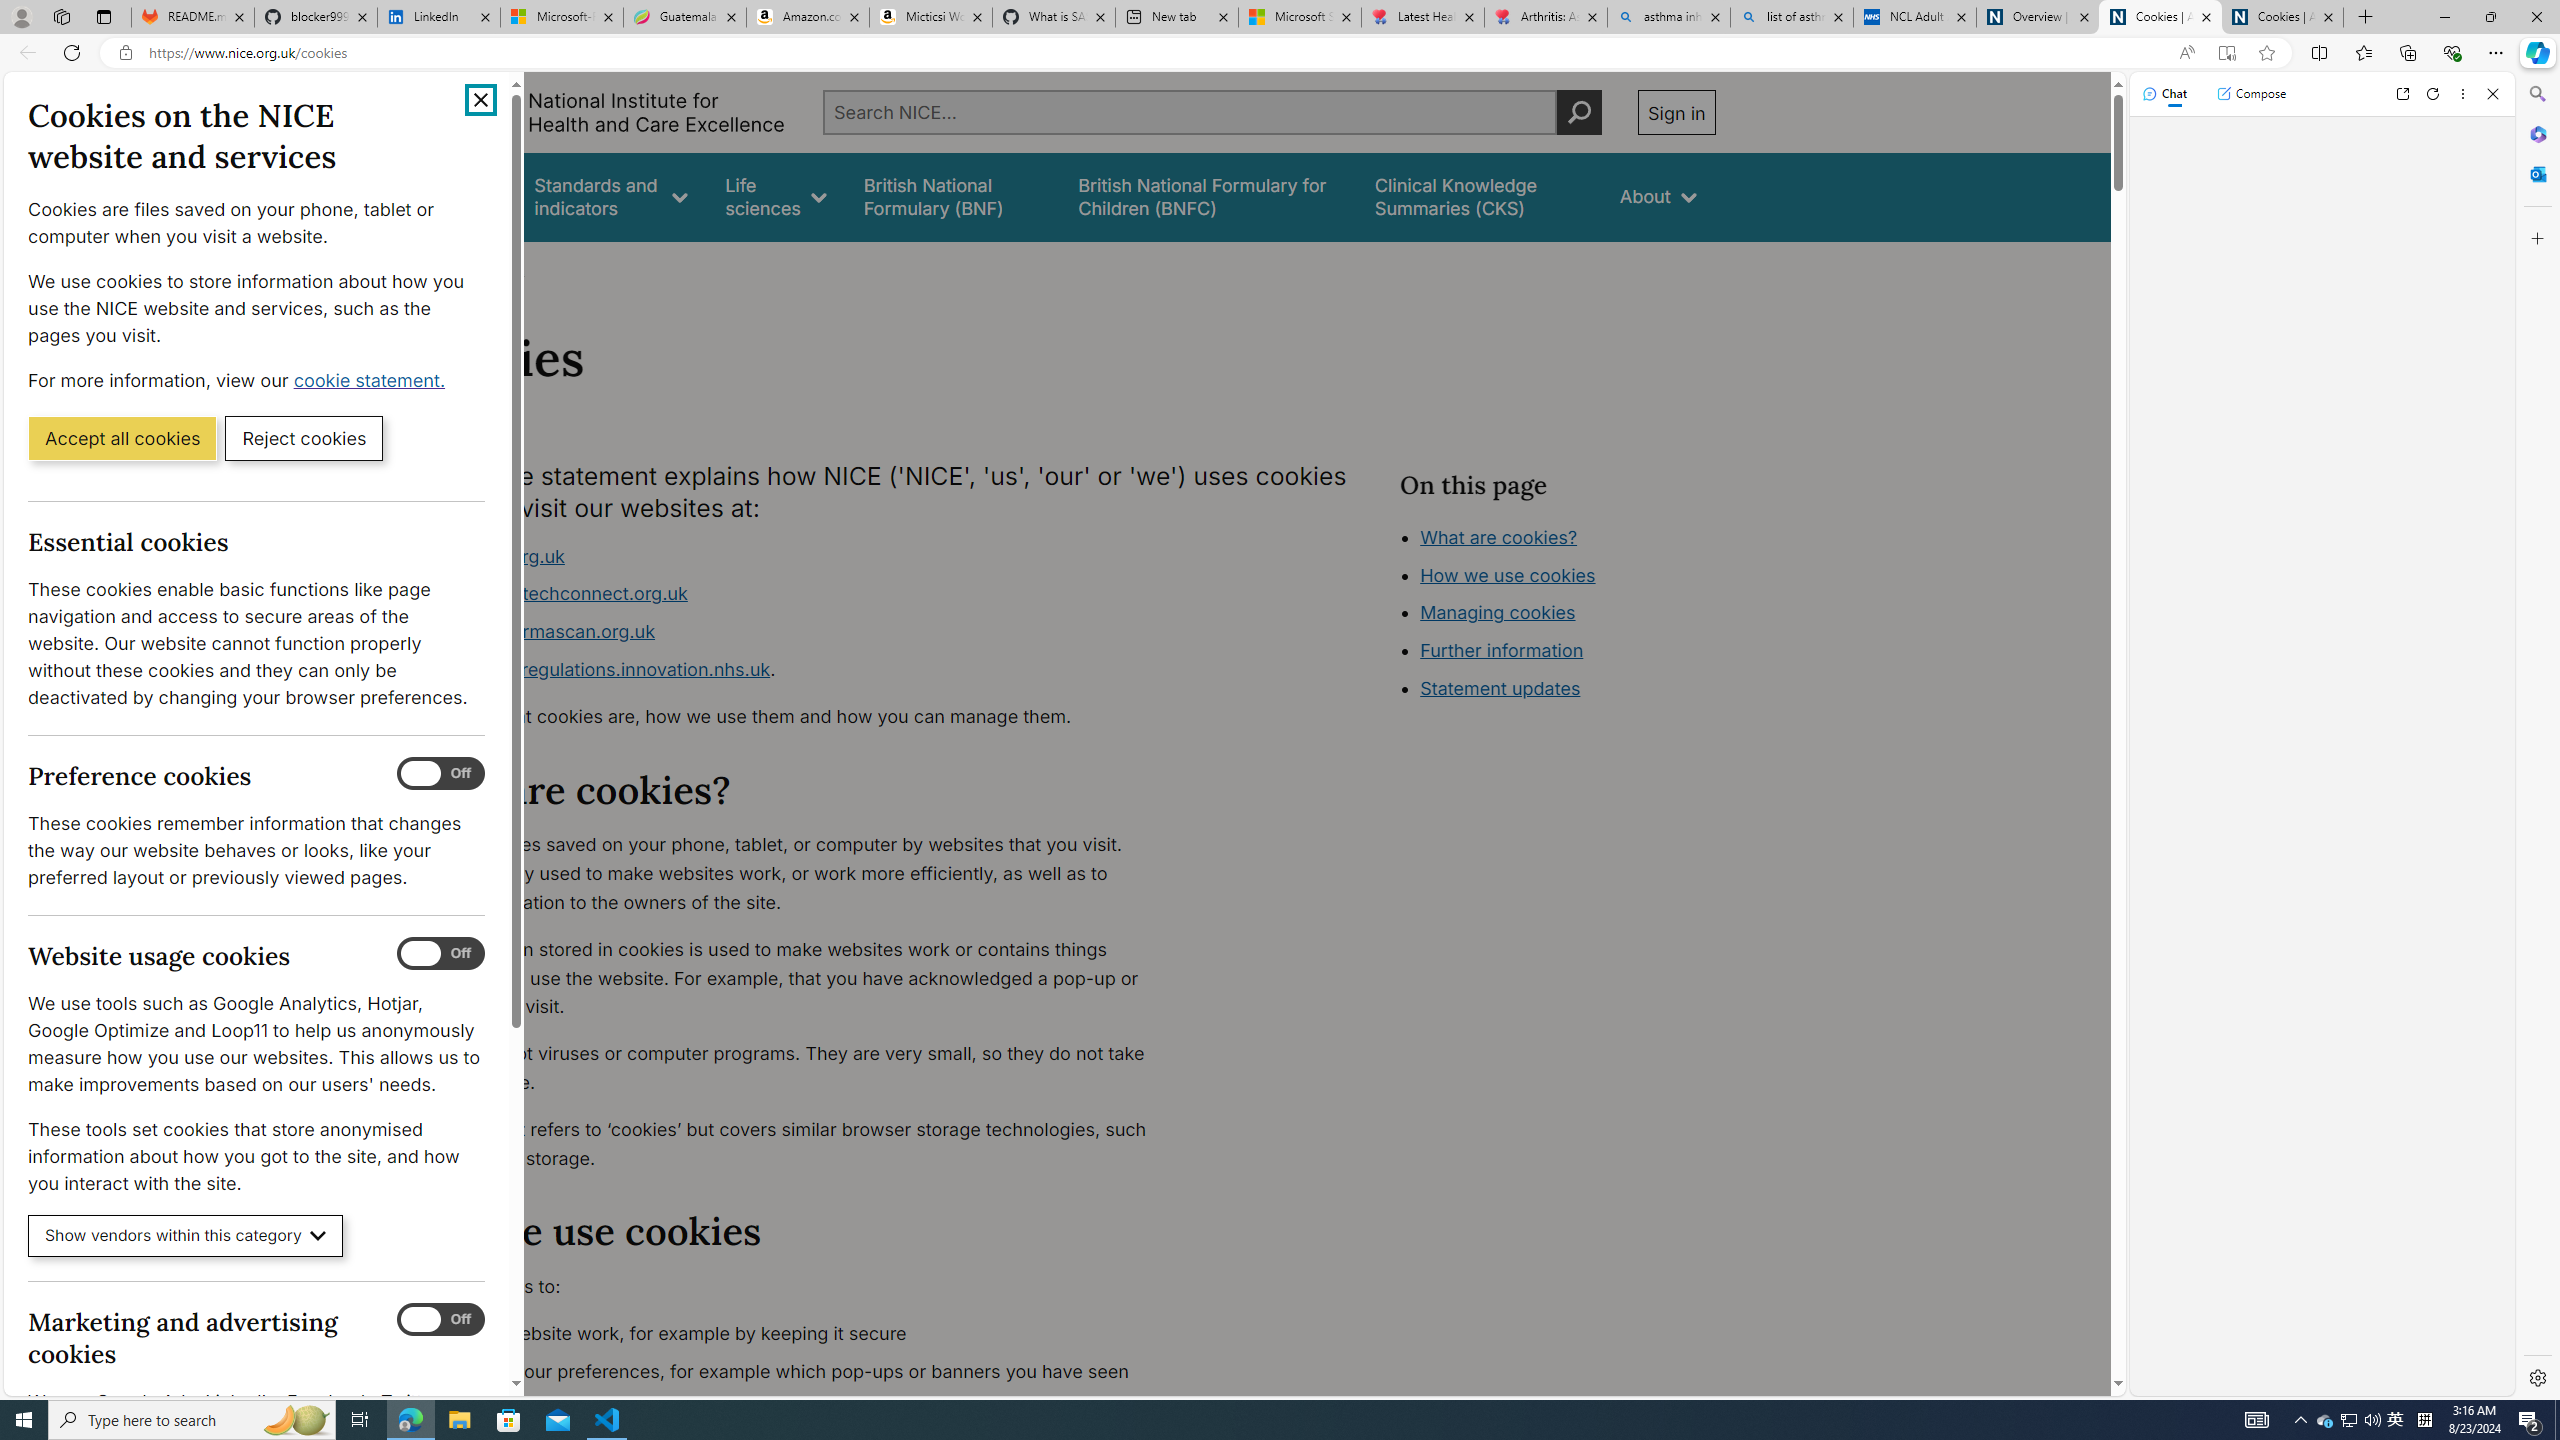  Describe the element at coordinates (457, 196) in the screenshot. I see `'Guidance'` at that location.